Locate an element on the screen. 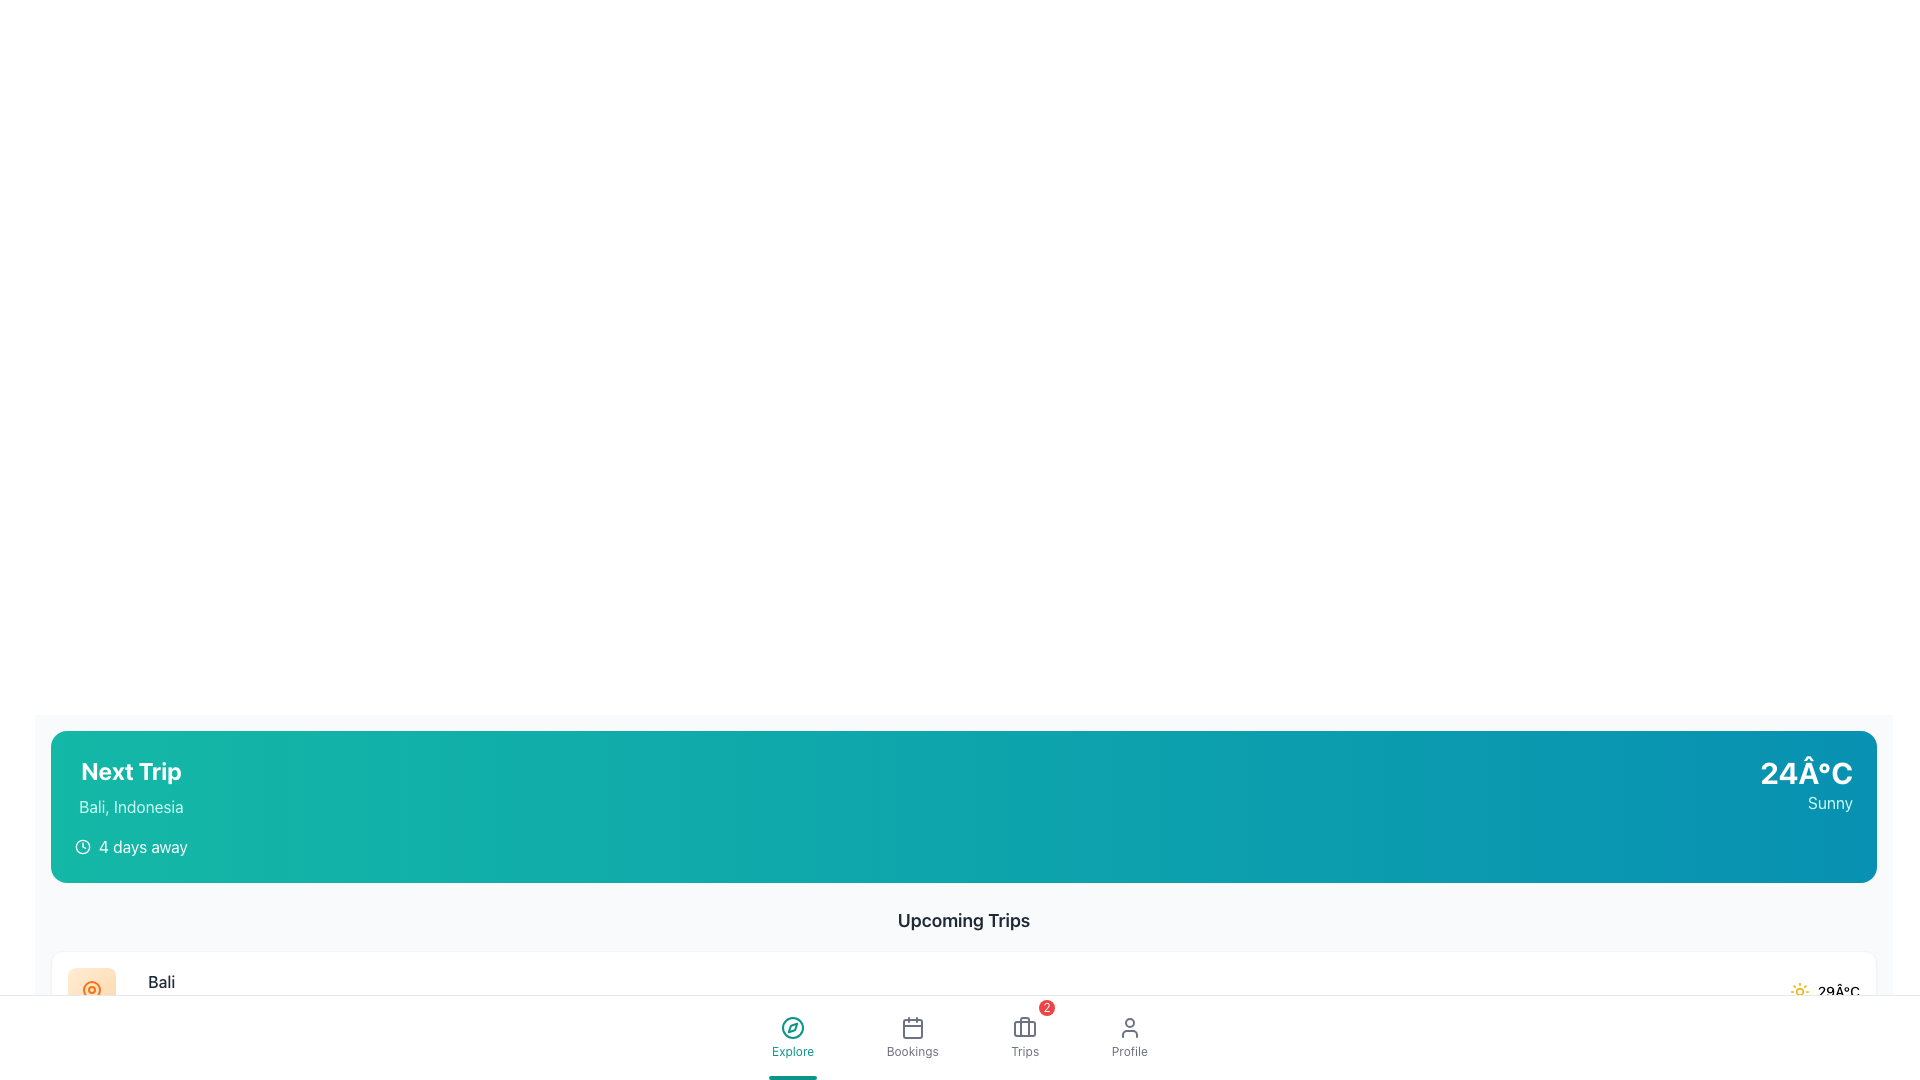 The height and width of the screenshot is (1080, 1920). the sun icon, which is a yellow graphical representation indicating sunny weather, located in the lower right section of the UI layout is located at coordinates (1799, 991).